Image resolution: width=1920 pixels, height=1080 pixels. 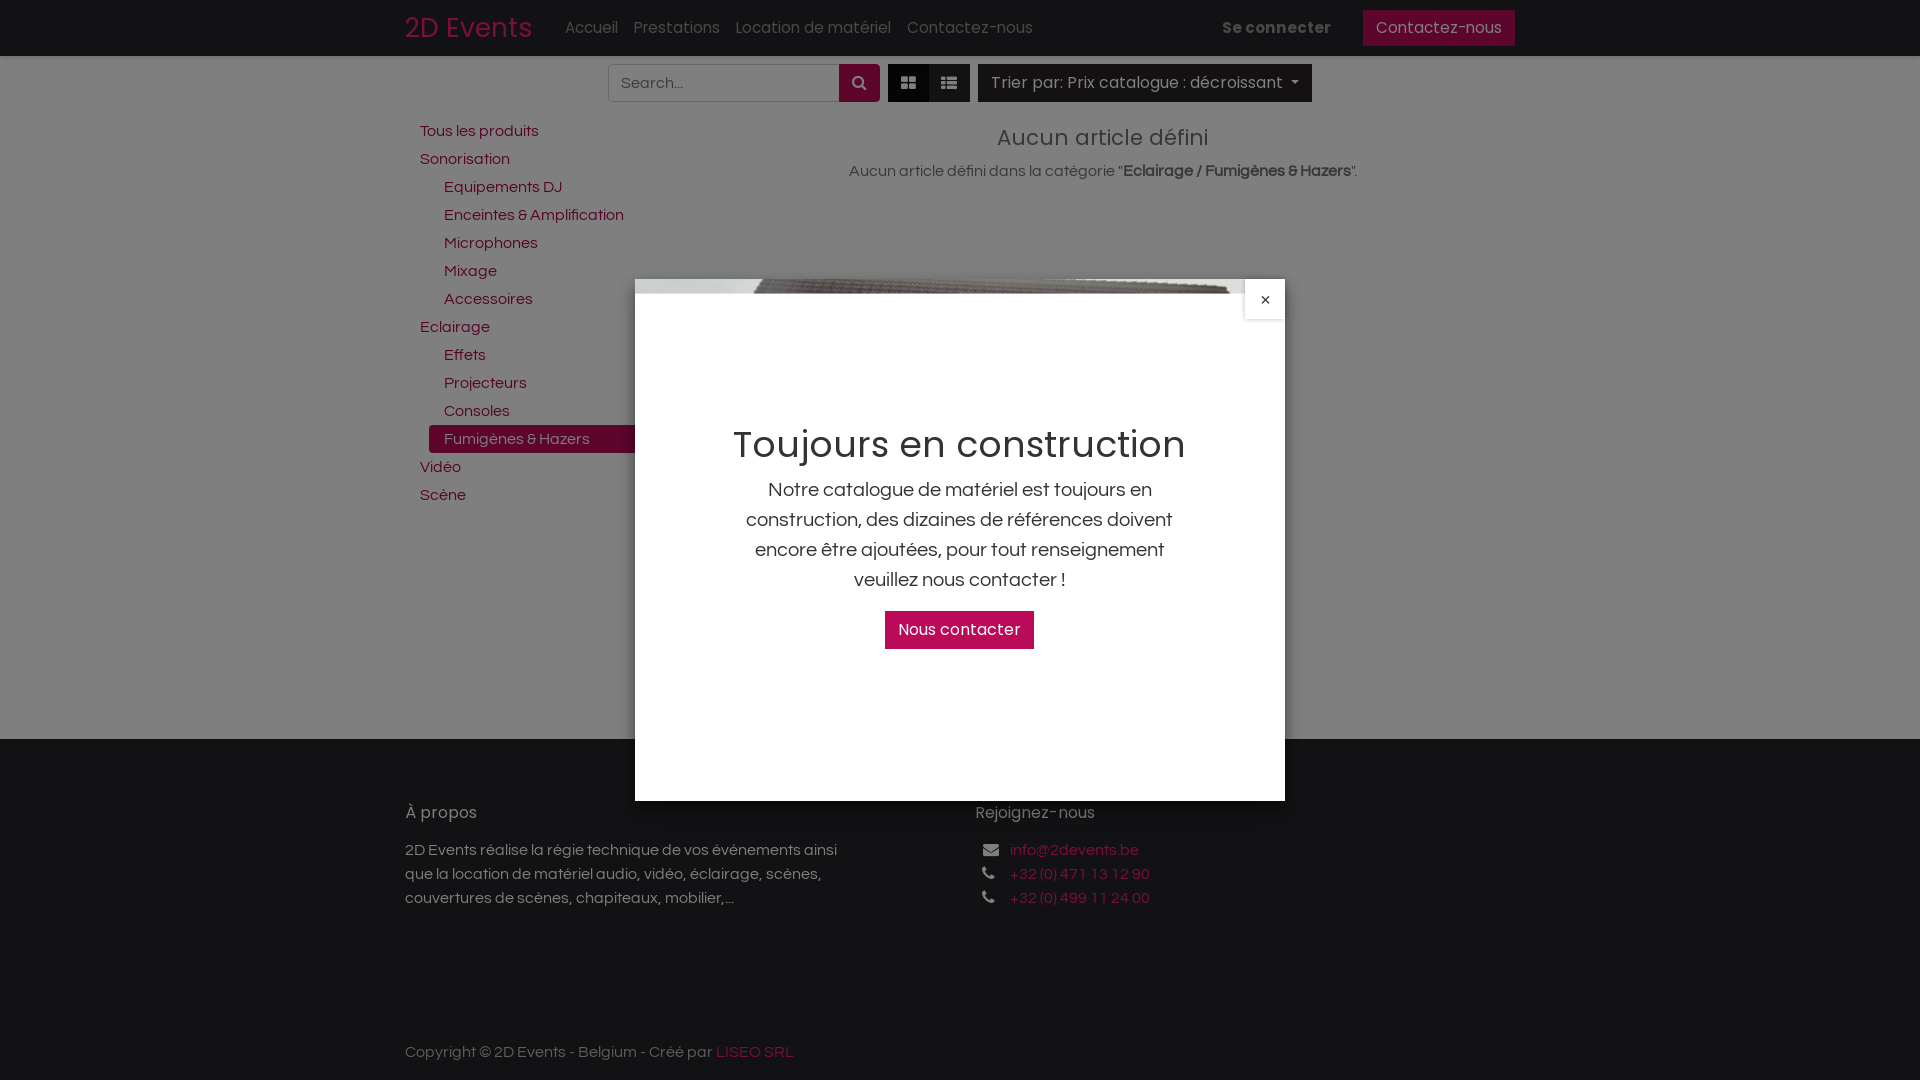 What do you see at coordinates (427, 410) in the screenshot?
I see `'Consoles'` at bounding box center [427, 410].